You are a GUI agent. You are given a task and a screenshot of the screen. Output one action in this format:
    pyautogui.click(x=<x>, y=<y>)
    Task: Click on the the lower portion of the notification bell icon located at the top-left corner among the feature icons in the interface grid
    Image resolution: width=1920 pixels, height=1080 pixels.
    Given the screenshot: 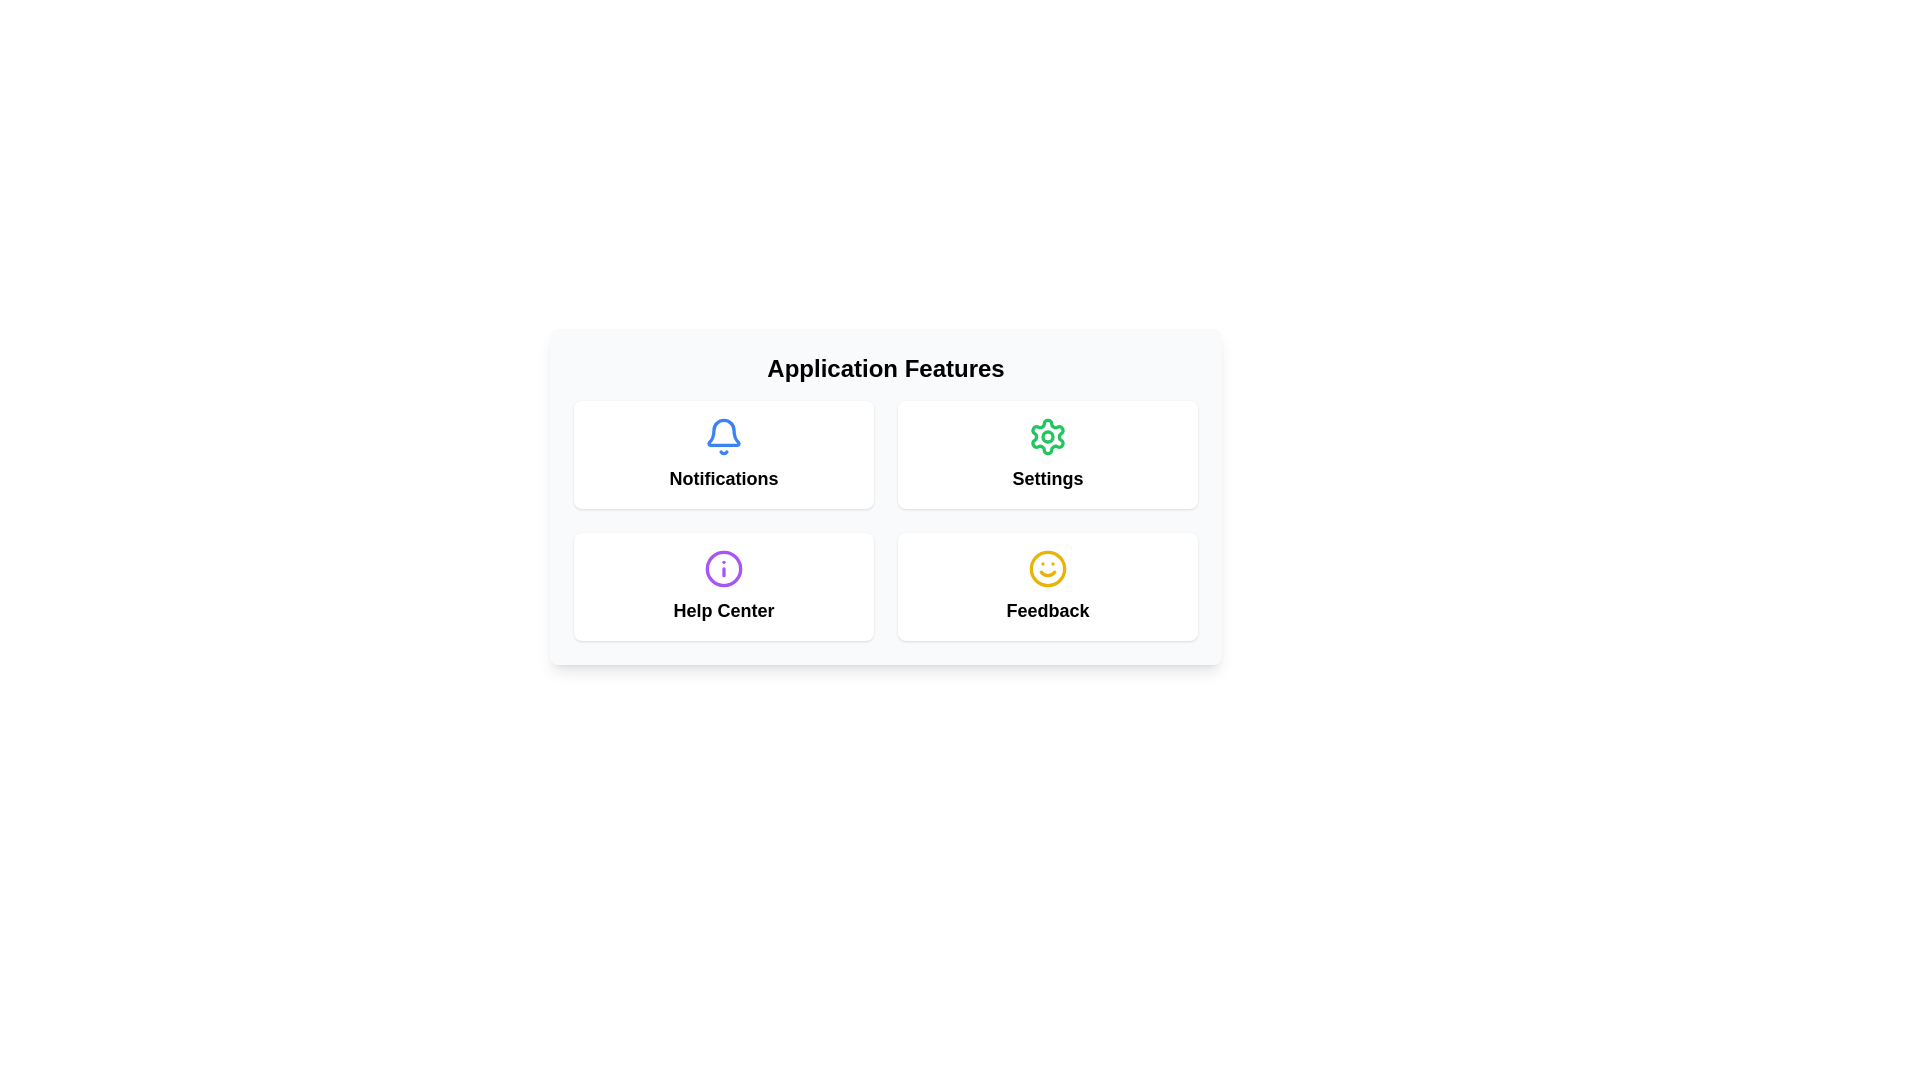 What is the action you would take?
    pyautogui.click(x=723, y=431)
    